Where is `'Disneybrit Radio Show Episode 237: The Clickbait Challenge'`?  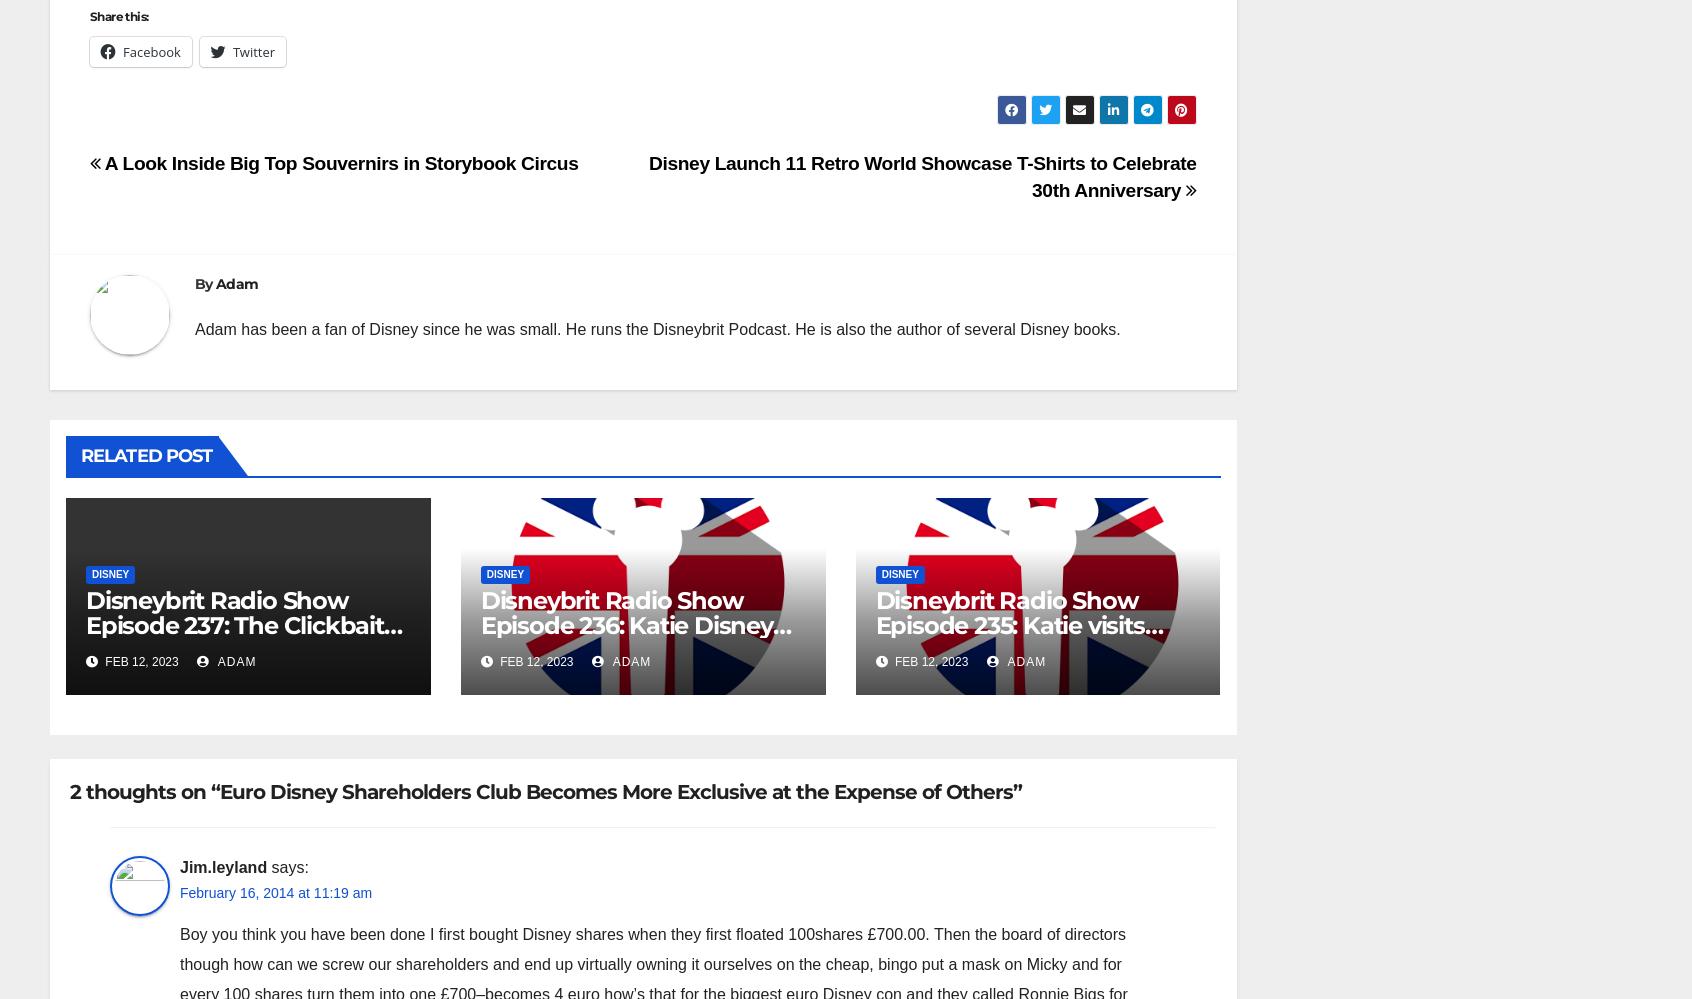
'Disneybrit Radio Show Episode 237: The Clickbait Challenge' is located at coordinates (234, 623).